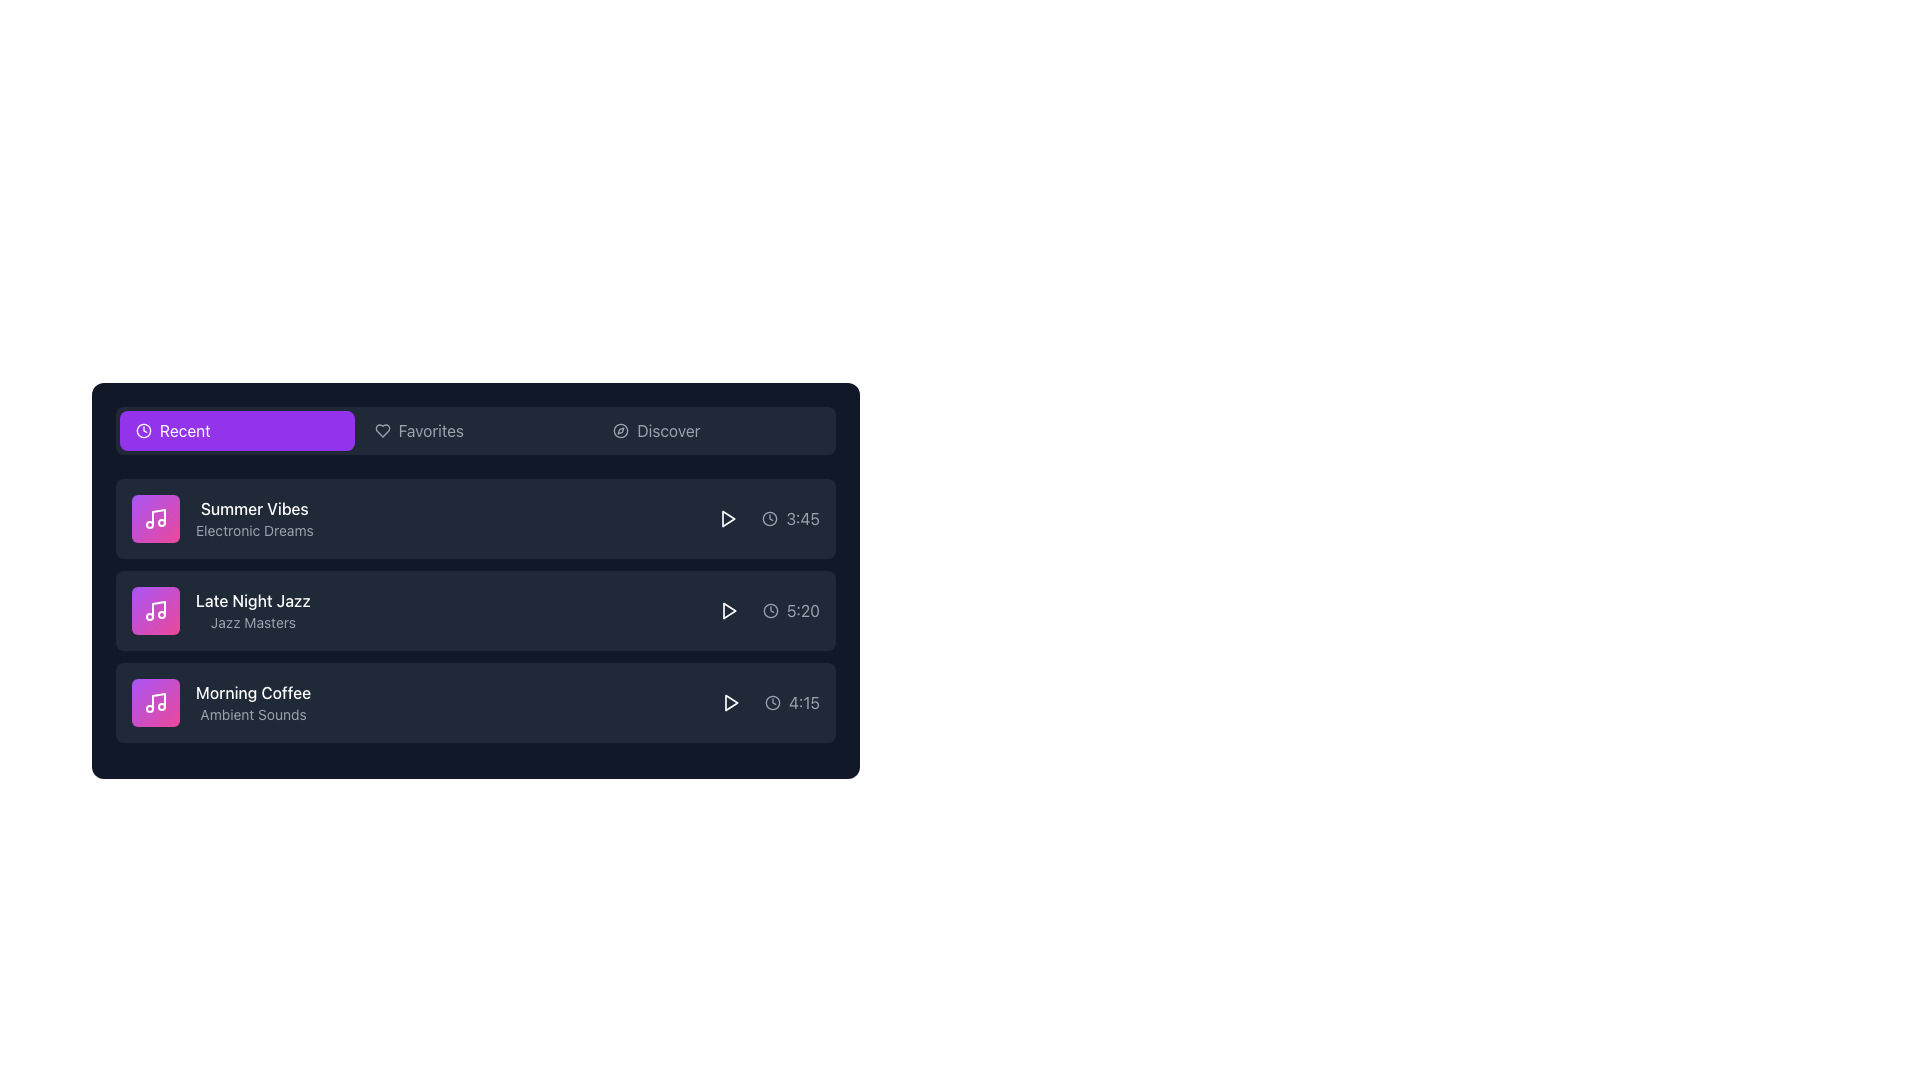 This screenshot has height=1080, width=1920. Describe the element at coordinates (474, 518) in the screenshot. I see `the first music track item` at that location.